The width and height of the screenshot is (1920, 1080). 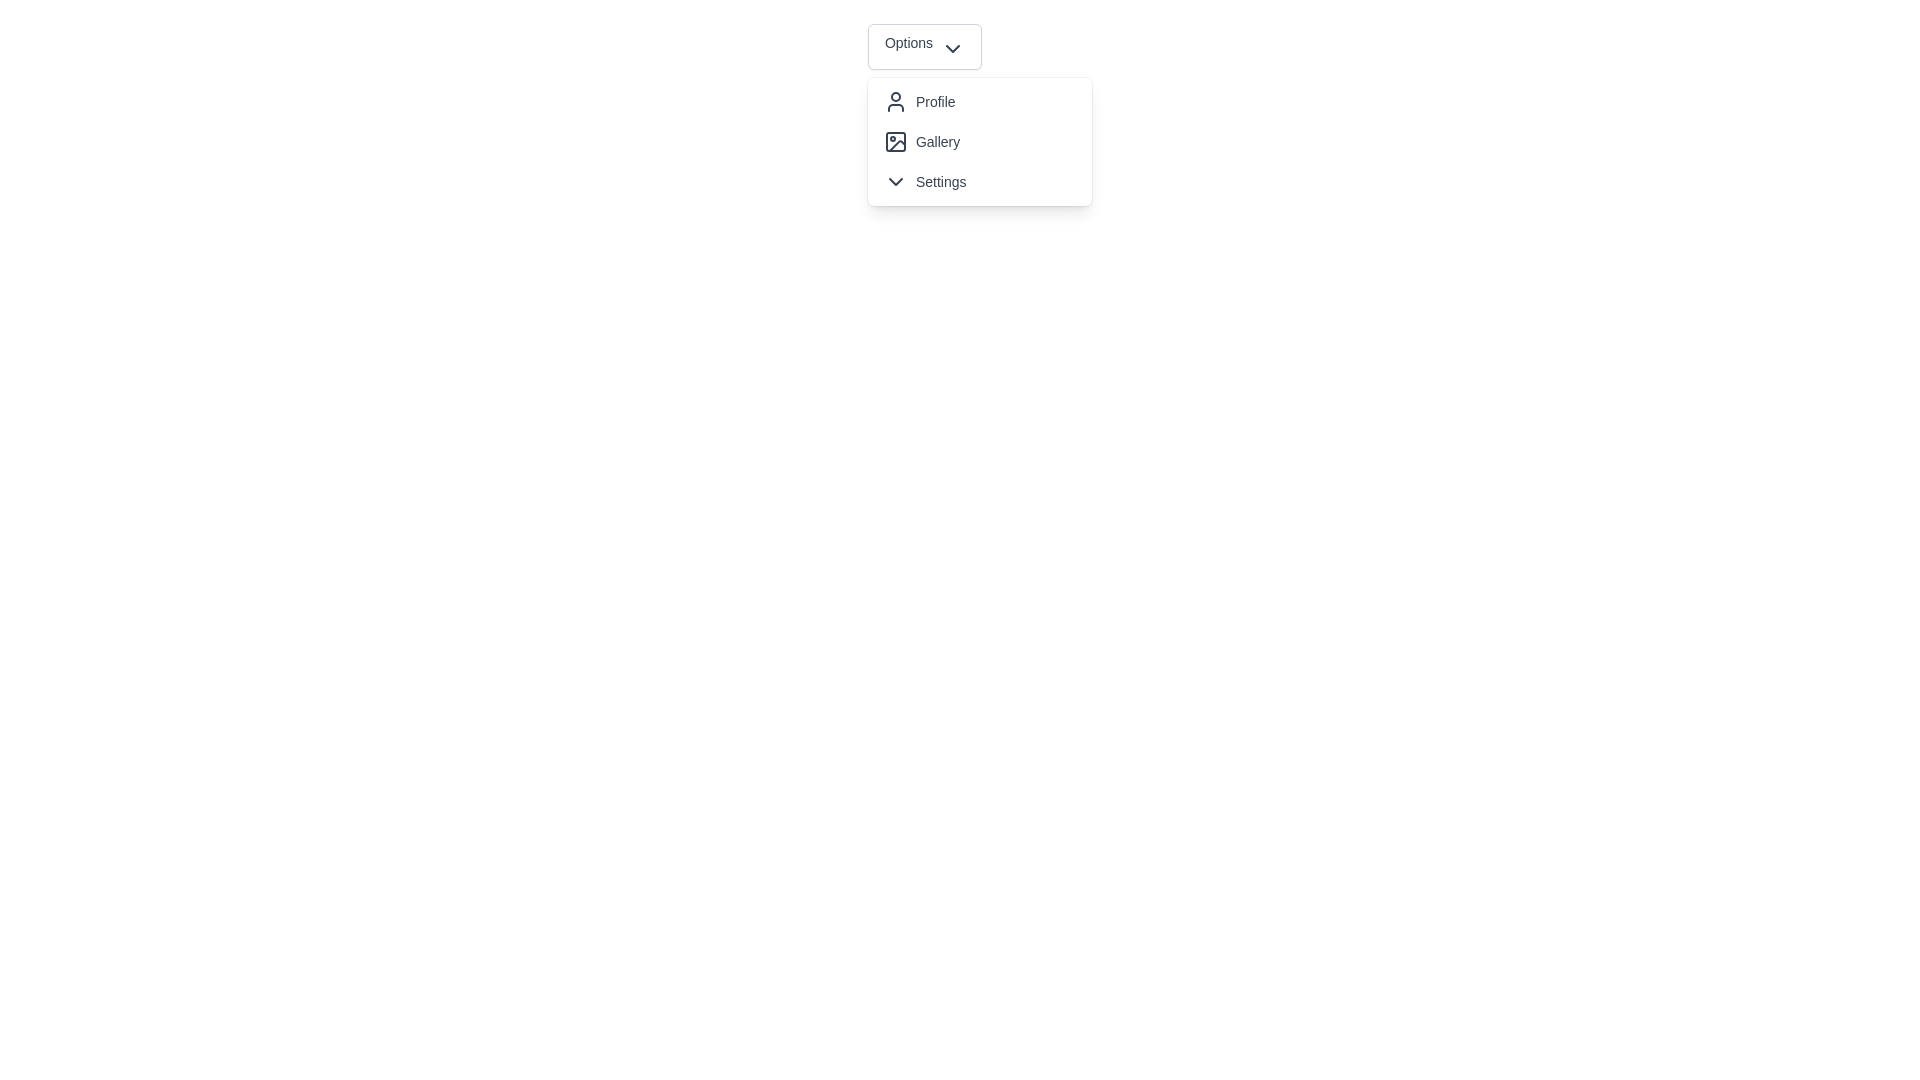 What do you see at coordinates (952, 48) in the screenshot?
I see `the chevron icon next to the 'Options' label to interact with the dropdown menu` at bounding box center [952, 48].